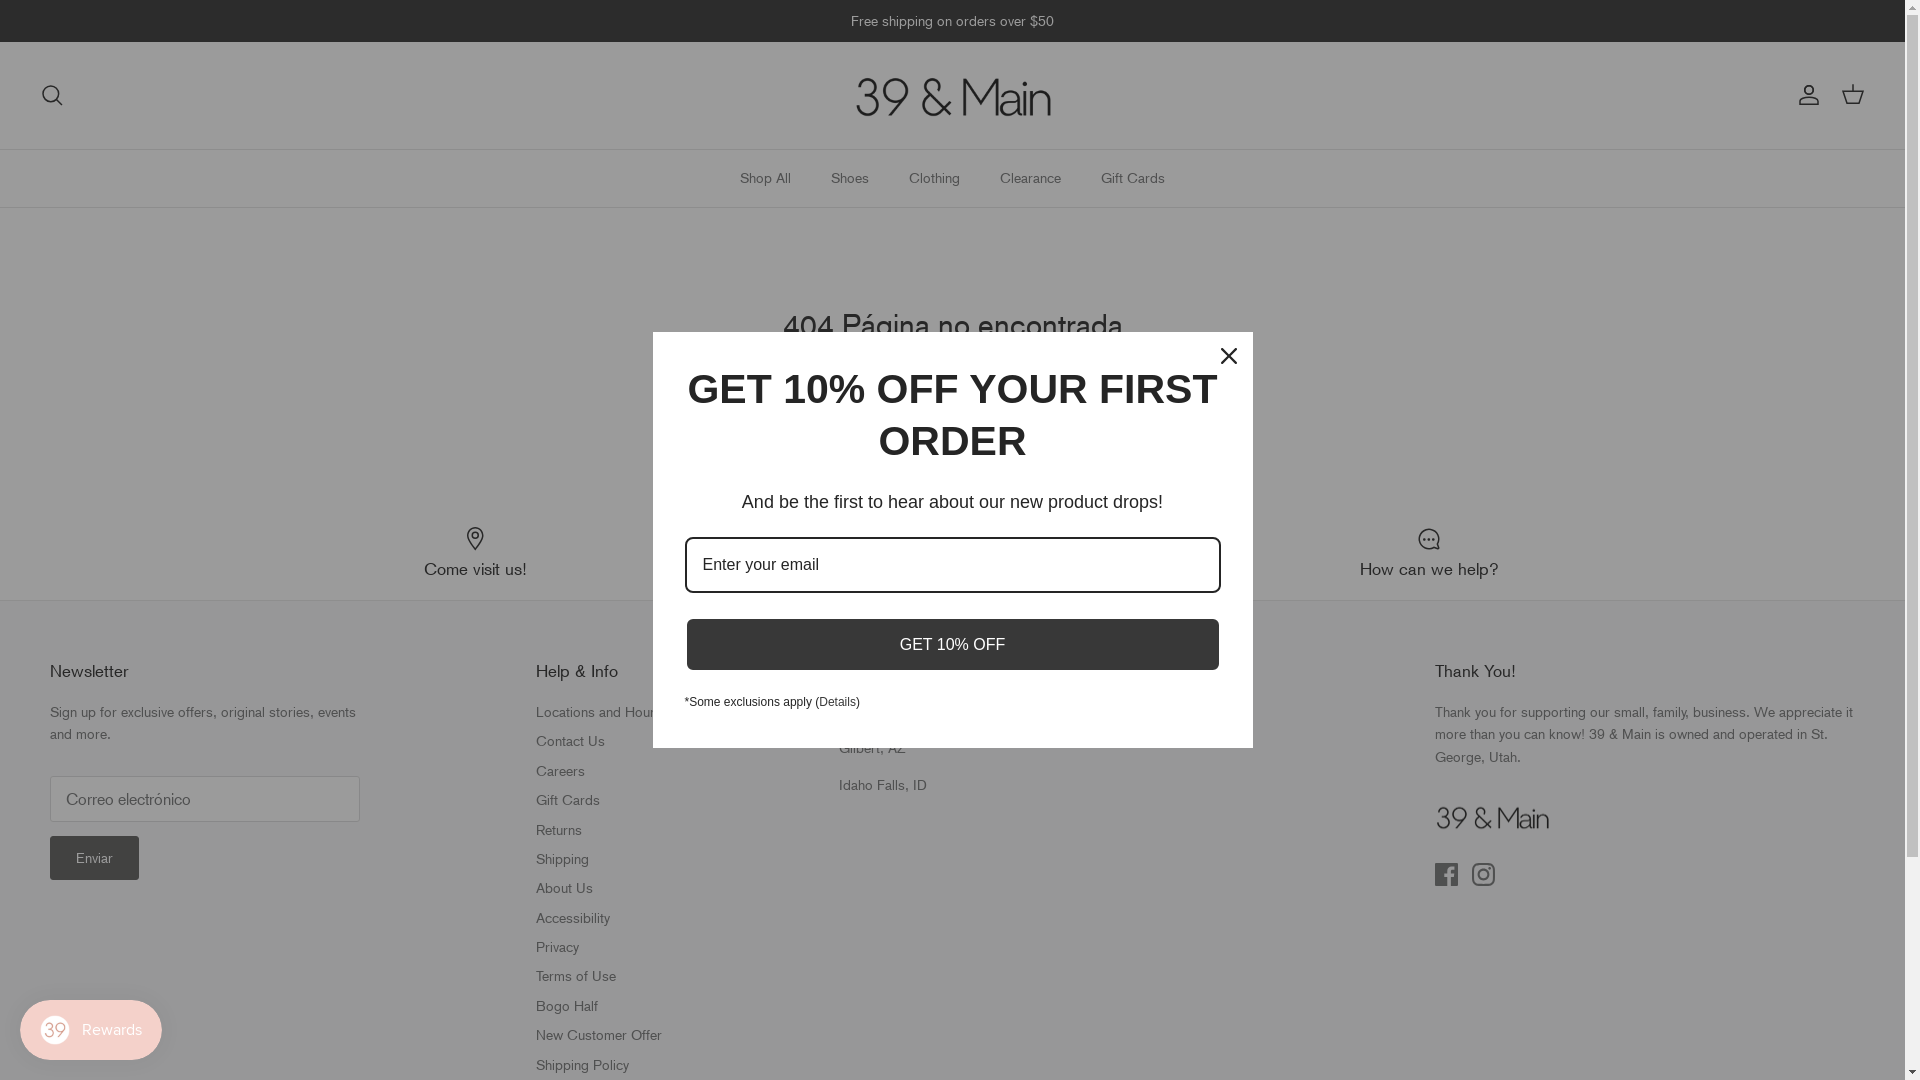 The height and width of the screenshot is (1080, 1920). I want to click on 'Contact Us', so click(569, 740).